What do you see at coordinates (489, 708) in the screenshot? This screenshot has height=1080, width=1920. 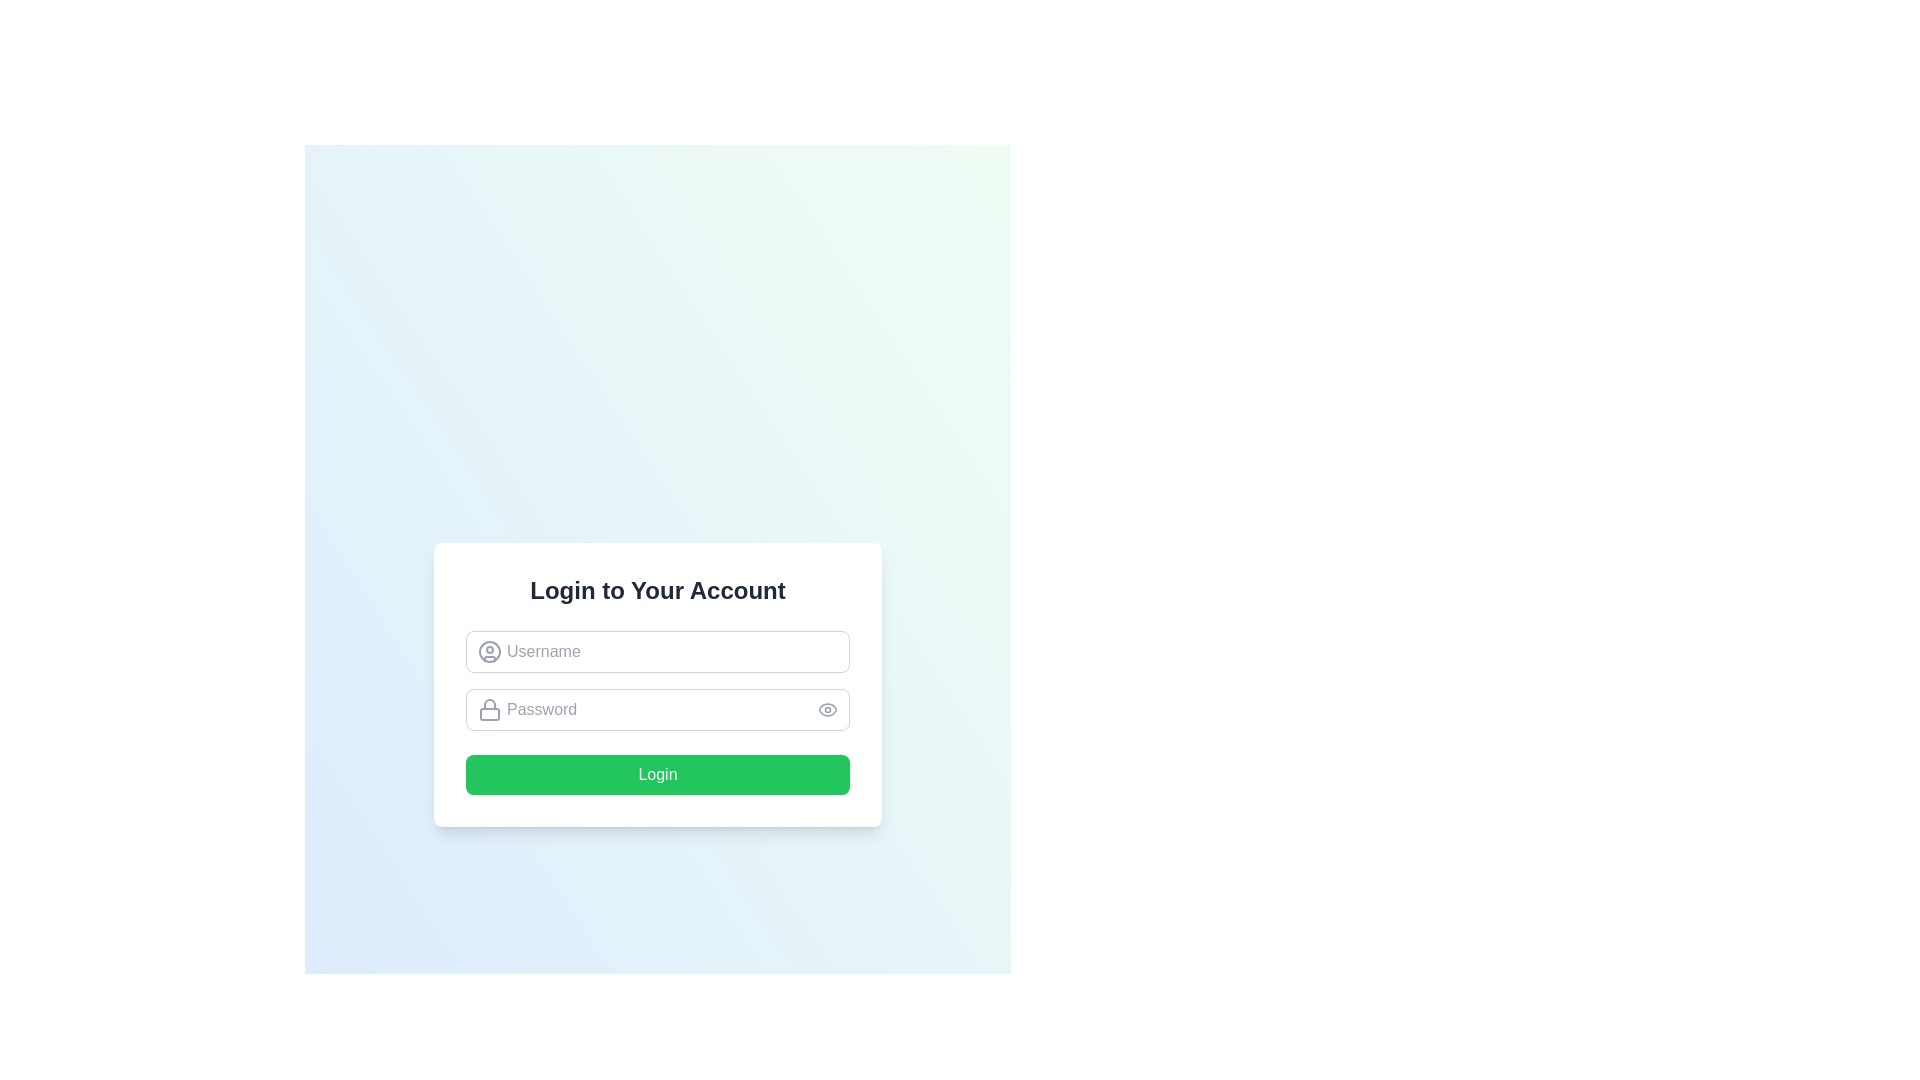 I see `the SVG lock icon element, which is styled with a gray stroke color and positioned to the left of the 'Password' input field in the login form` at bounding box center [489, 708].